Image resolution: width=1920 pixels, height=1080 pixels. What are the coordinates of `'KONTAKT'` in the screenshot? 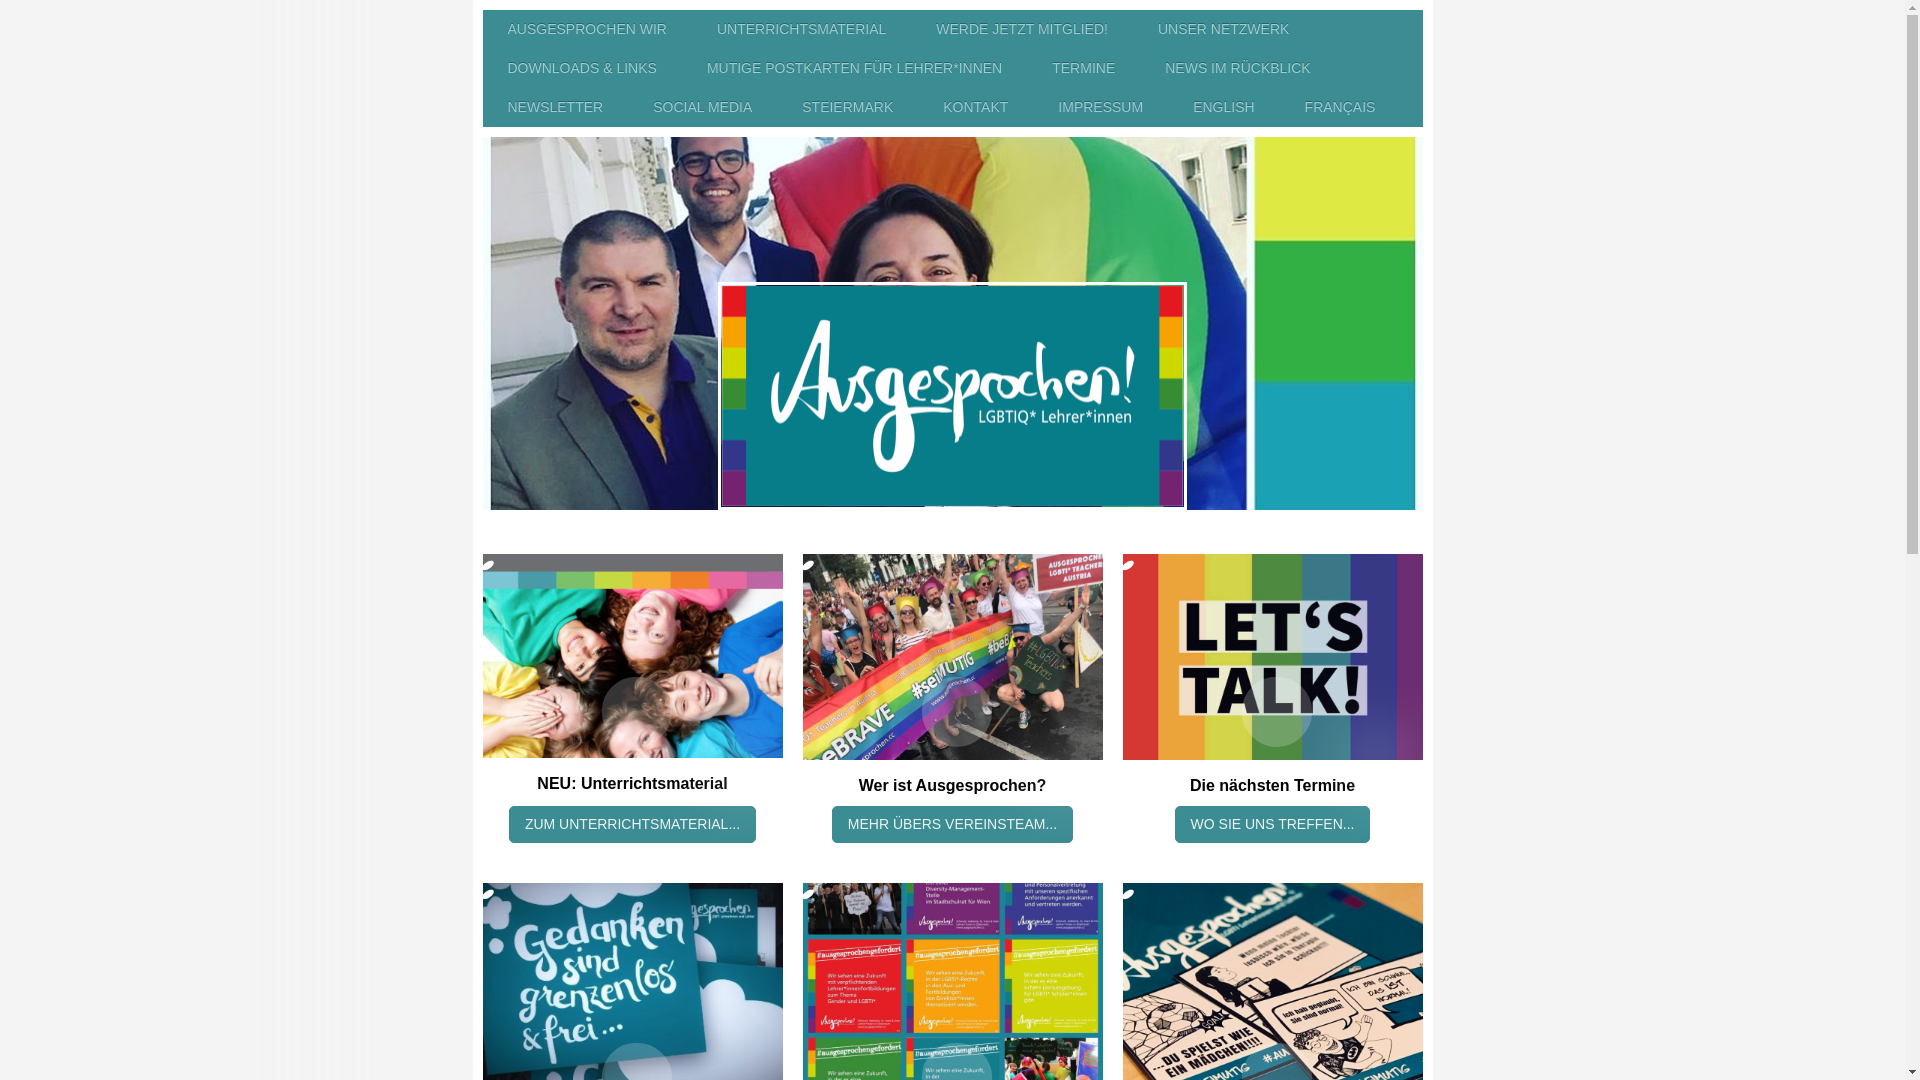 It's located at (916, 107).